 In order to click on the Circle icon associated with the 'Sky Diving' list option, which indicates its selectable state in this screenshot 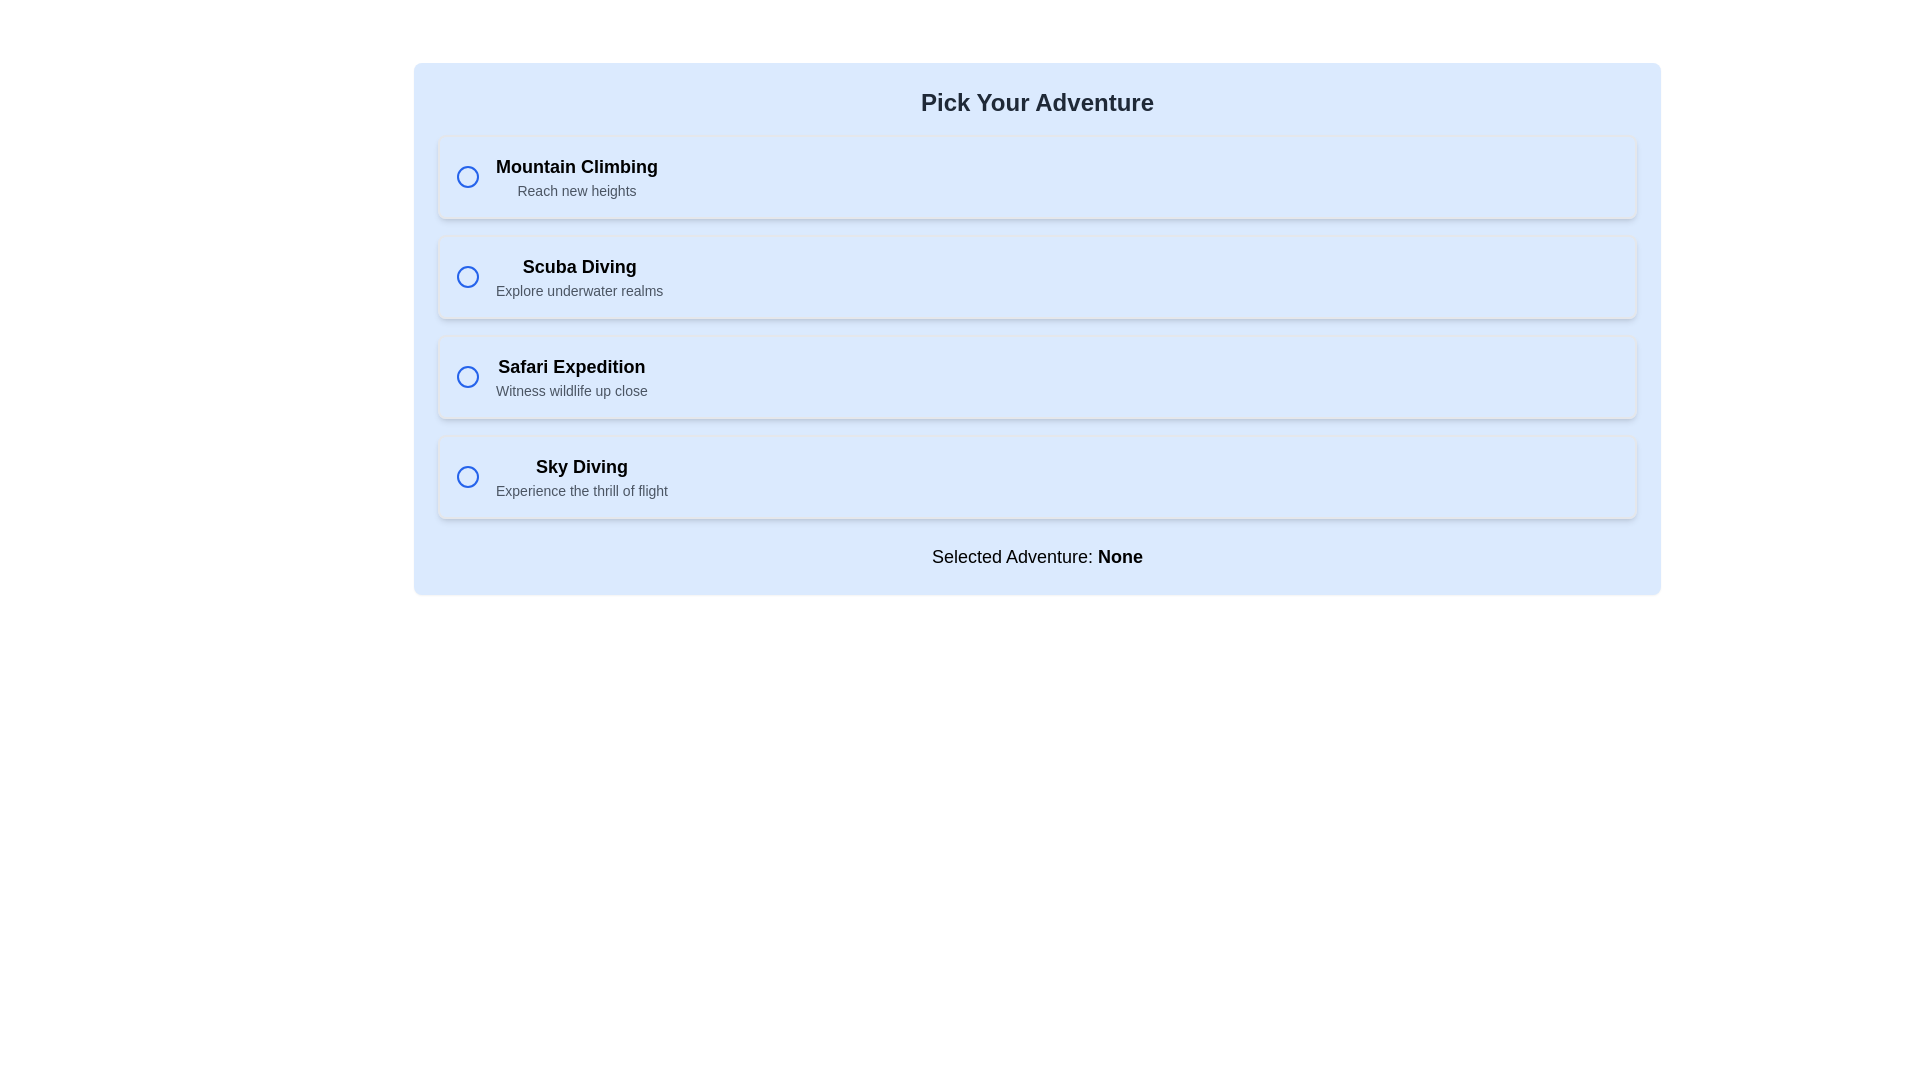, I will do `click(466, 477)`.